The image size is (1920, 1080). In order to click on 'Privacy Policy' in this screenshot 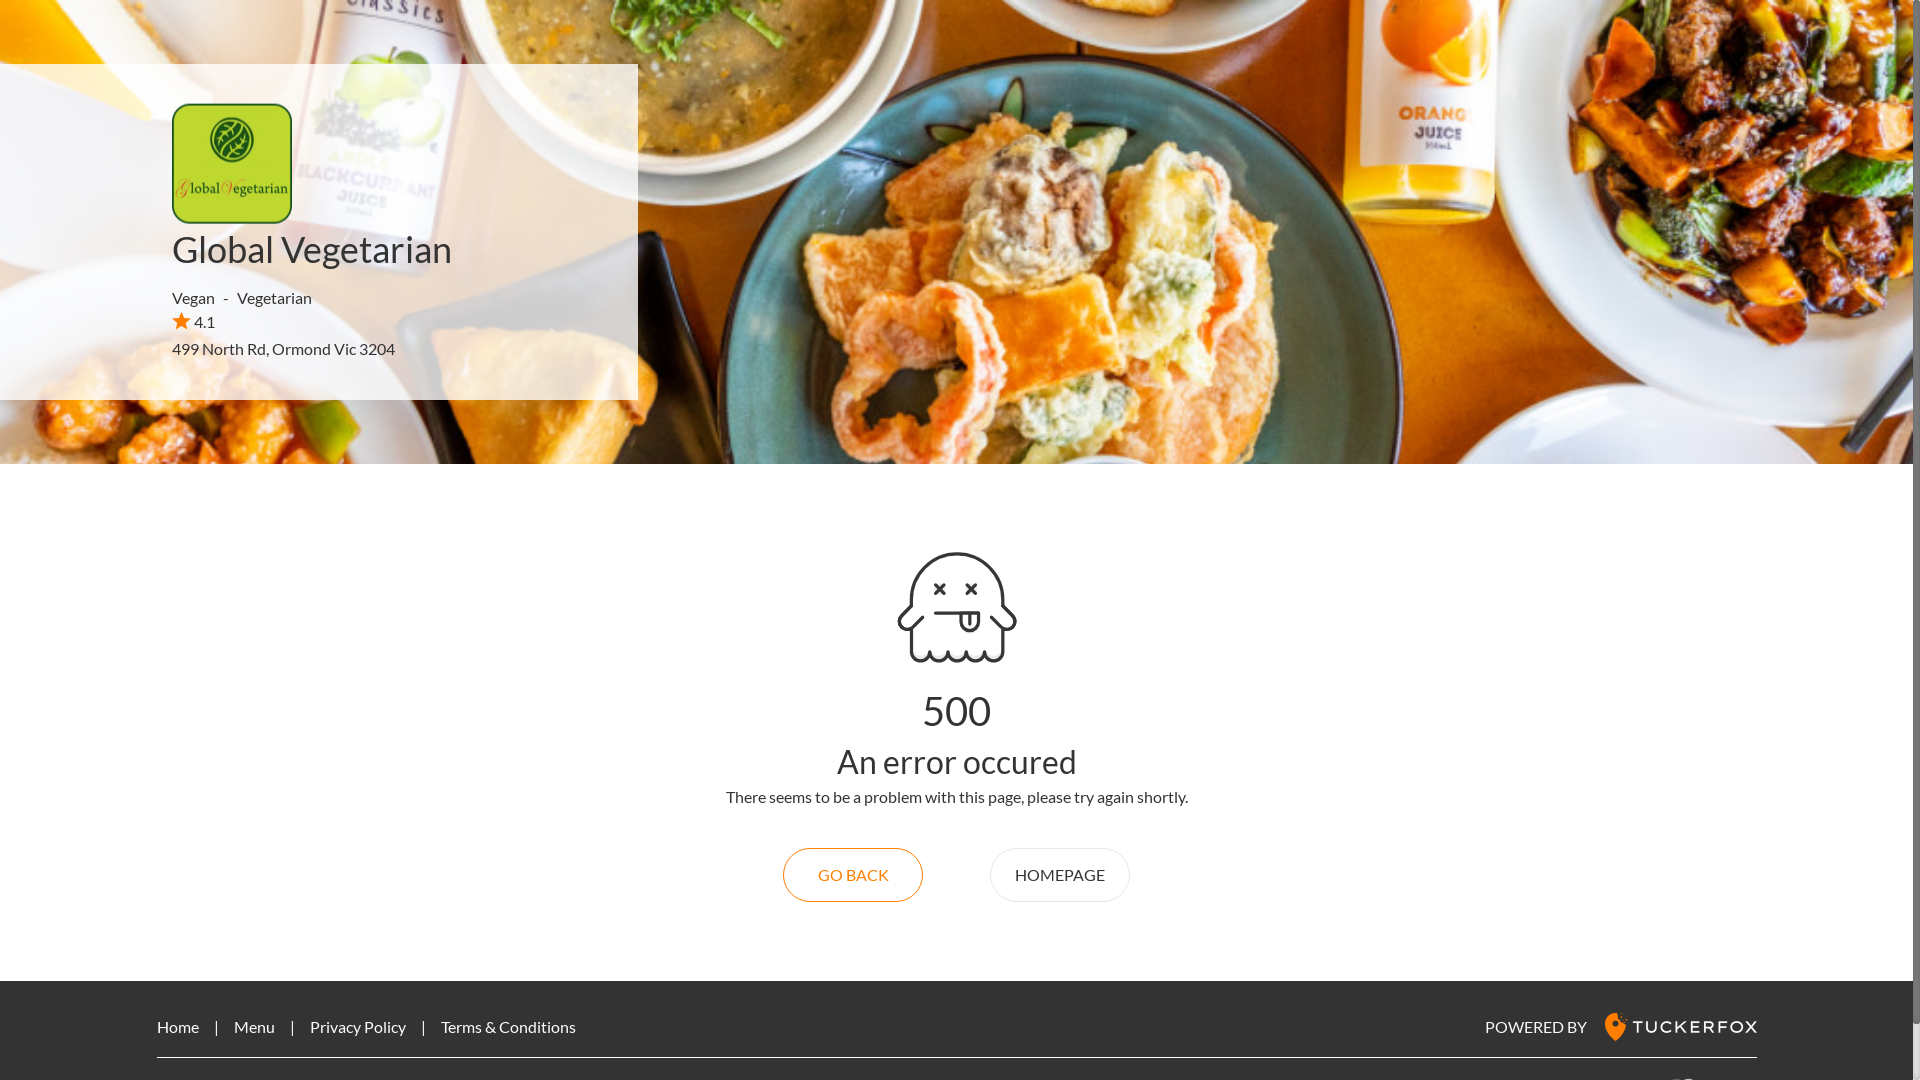, I will do `click(358, 1026)`.